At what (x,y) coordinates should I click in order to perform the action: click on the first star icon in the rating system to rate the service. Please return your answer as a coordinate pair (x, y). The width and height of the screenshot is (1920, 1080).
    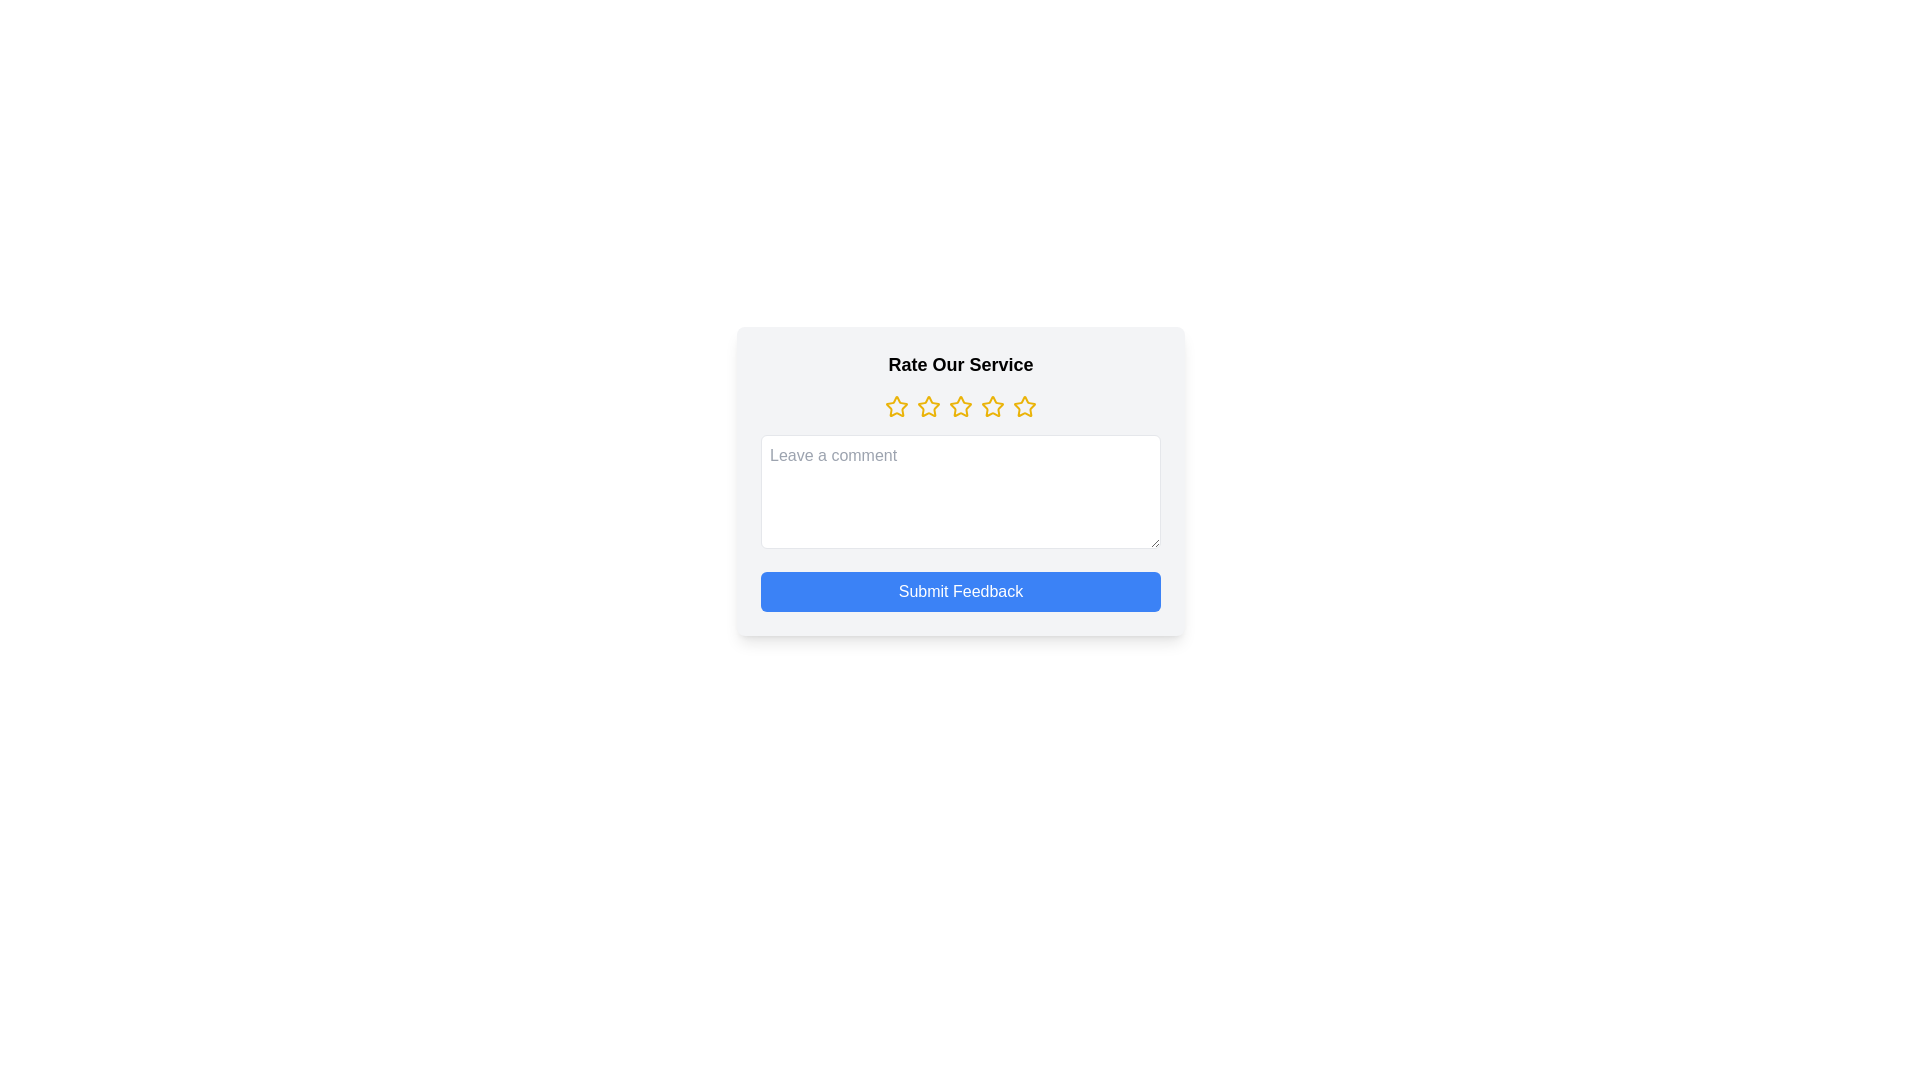
    Looking at the image, I should click on (896, 405).